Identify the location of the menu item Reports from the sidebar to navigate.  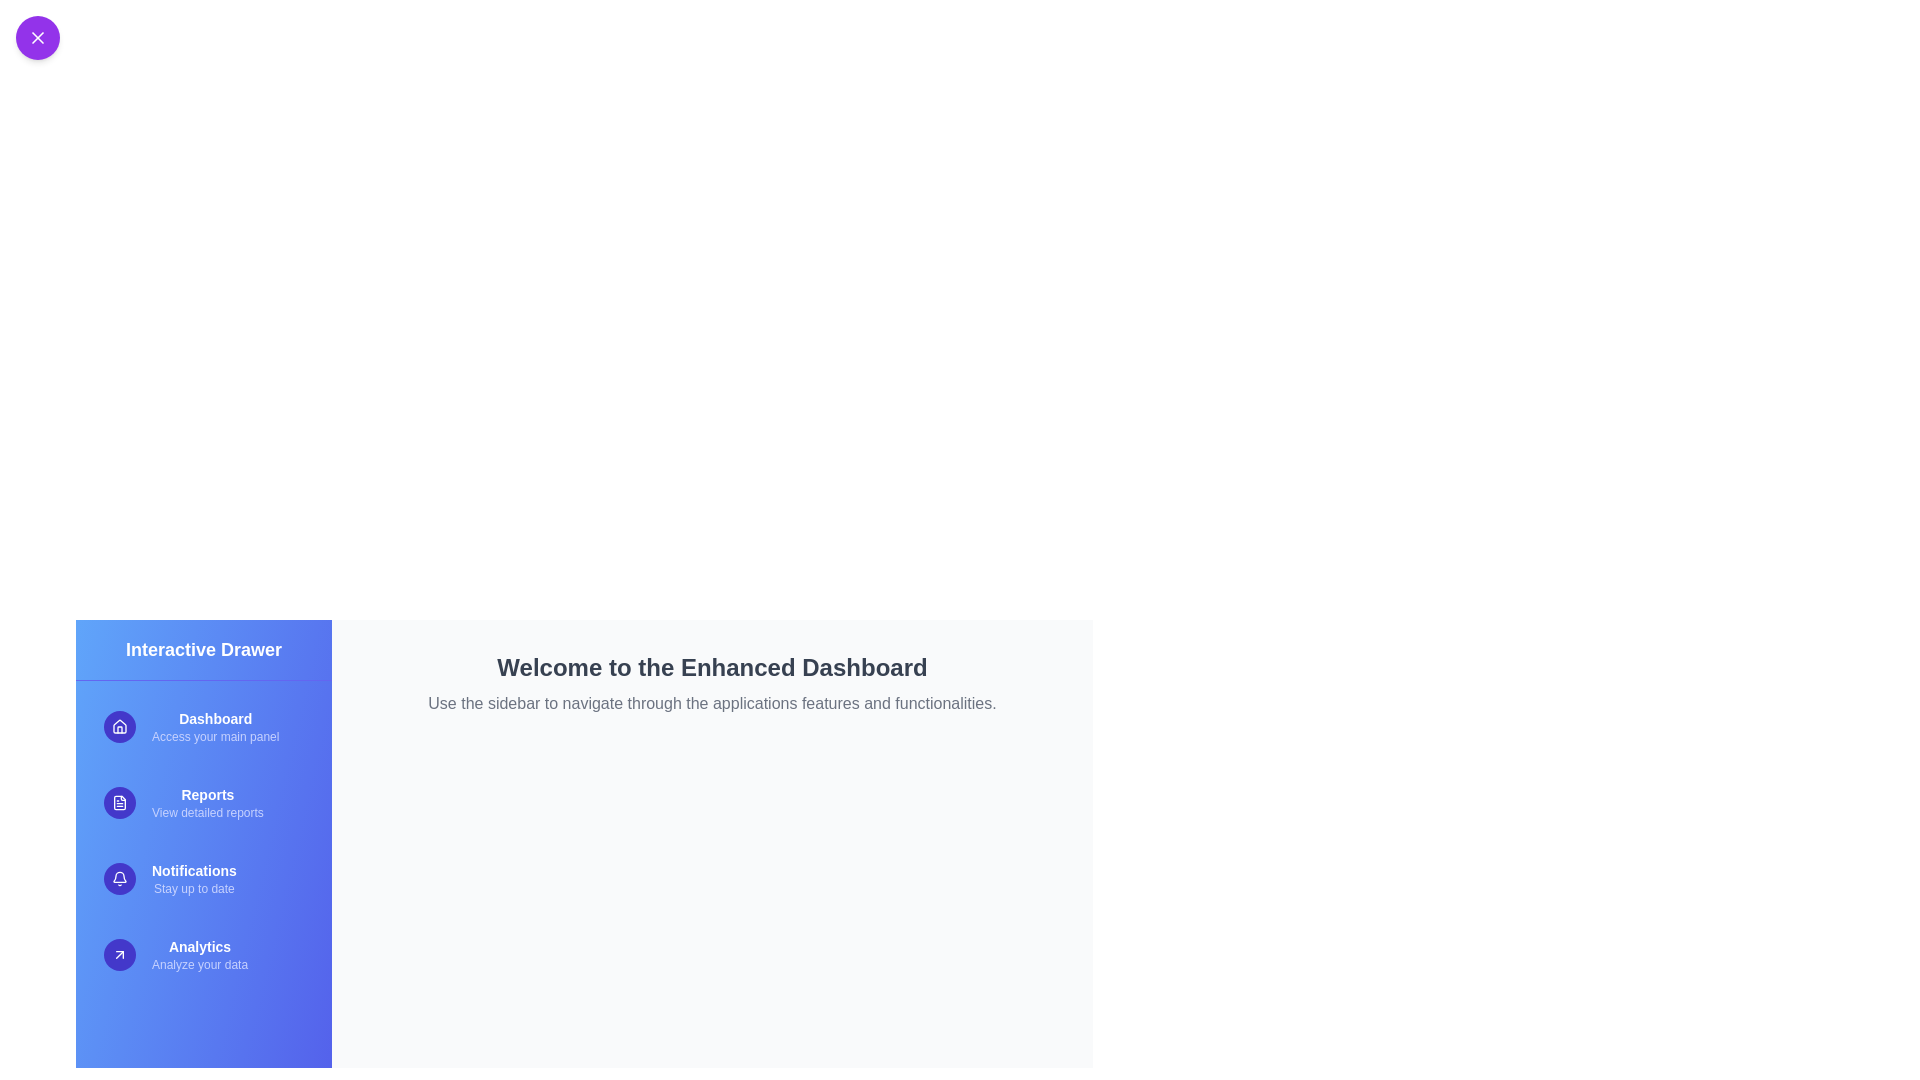
(203, 801).